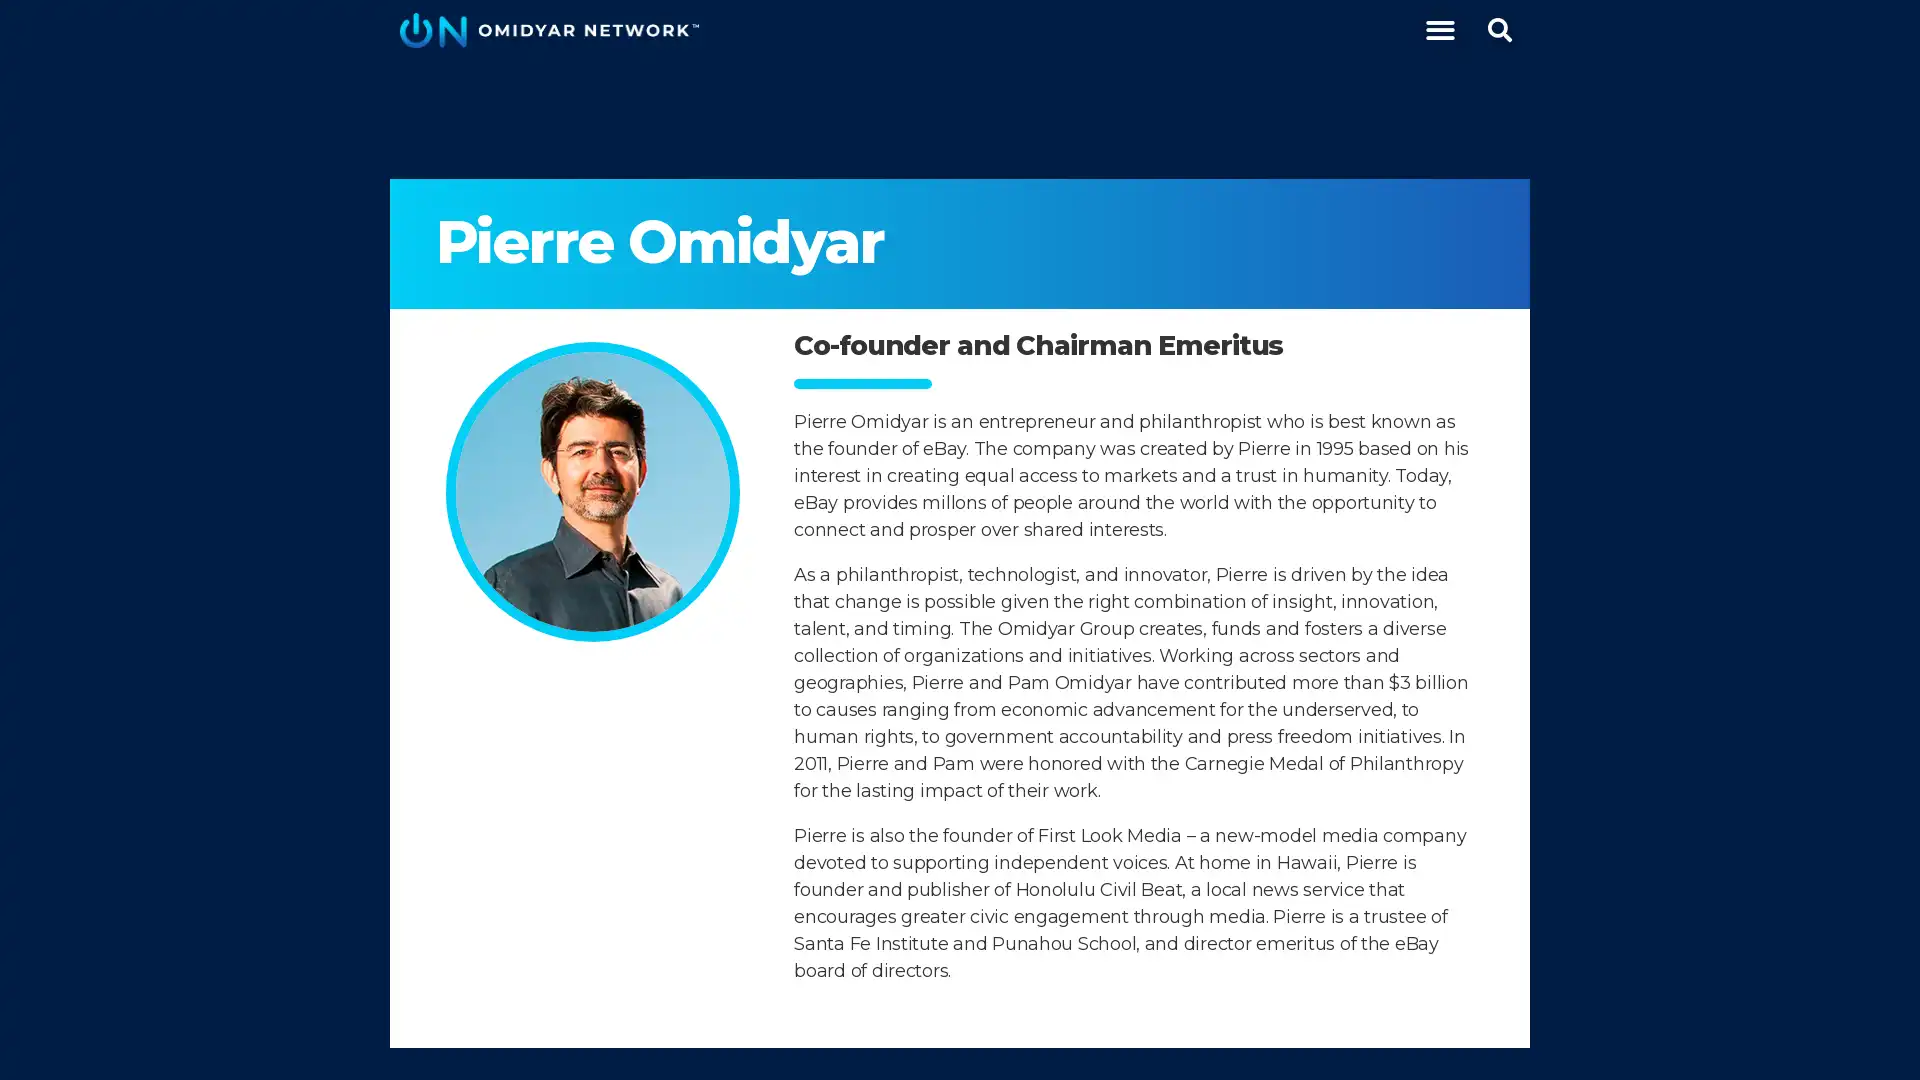 The width and height of the screenshot is (1920, 1080). What do you see at coordinates (1438, 30) in the screenshot?
I see `Menu Toggle` at bounding box center [1438, 30].